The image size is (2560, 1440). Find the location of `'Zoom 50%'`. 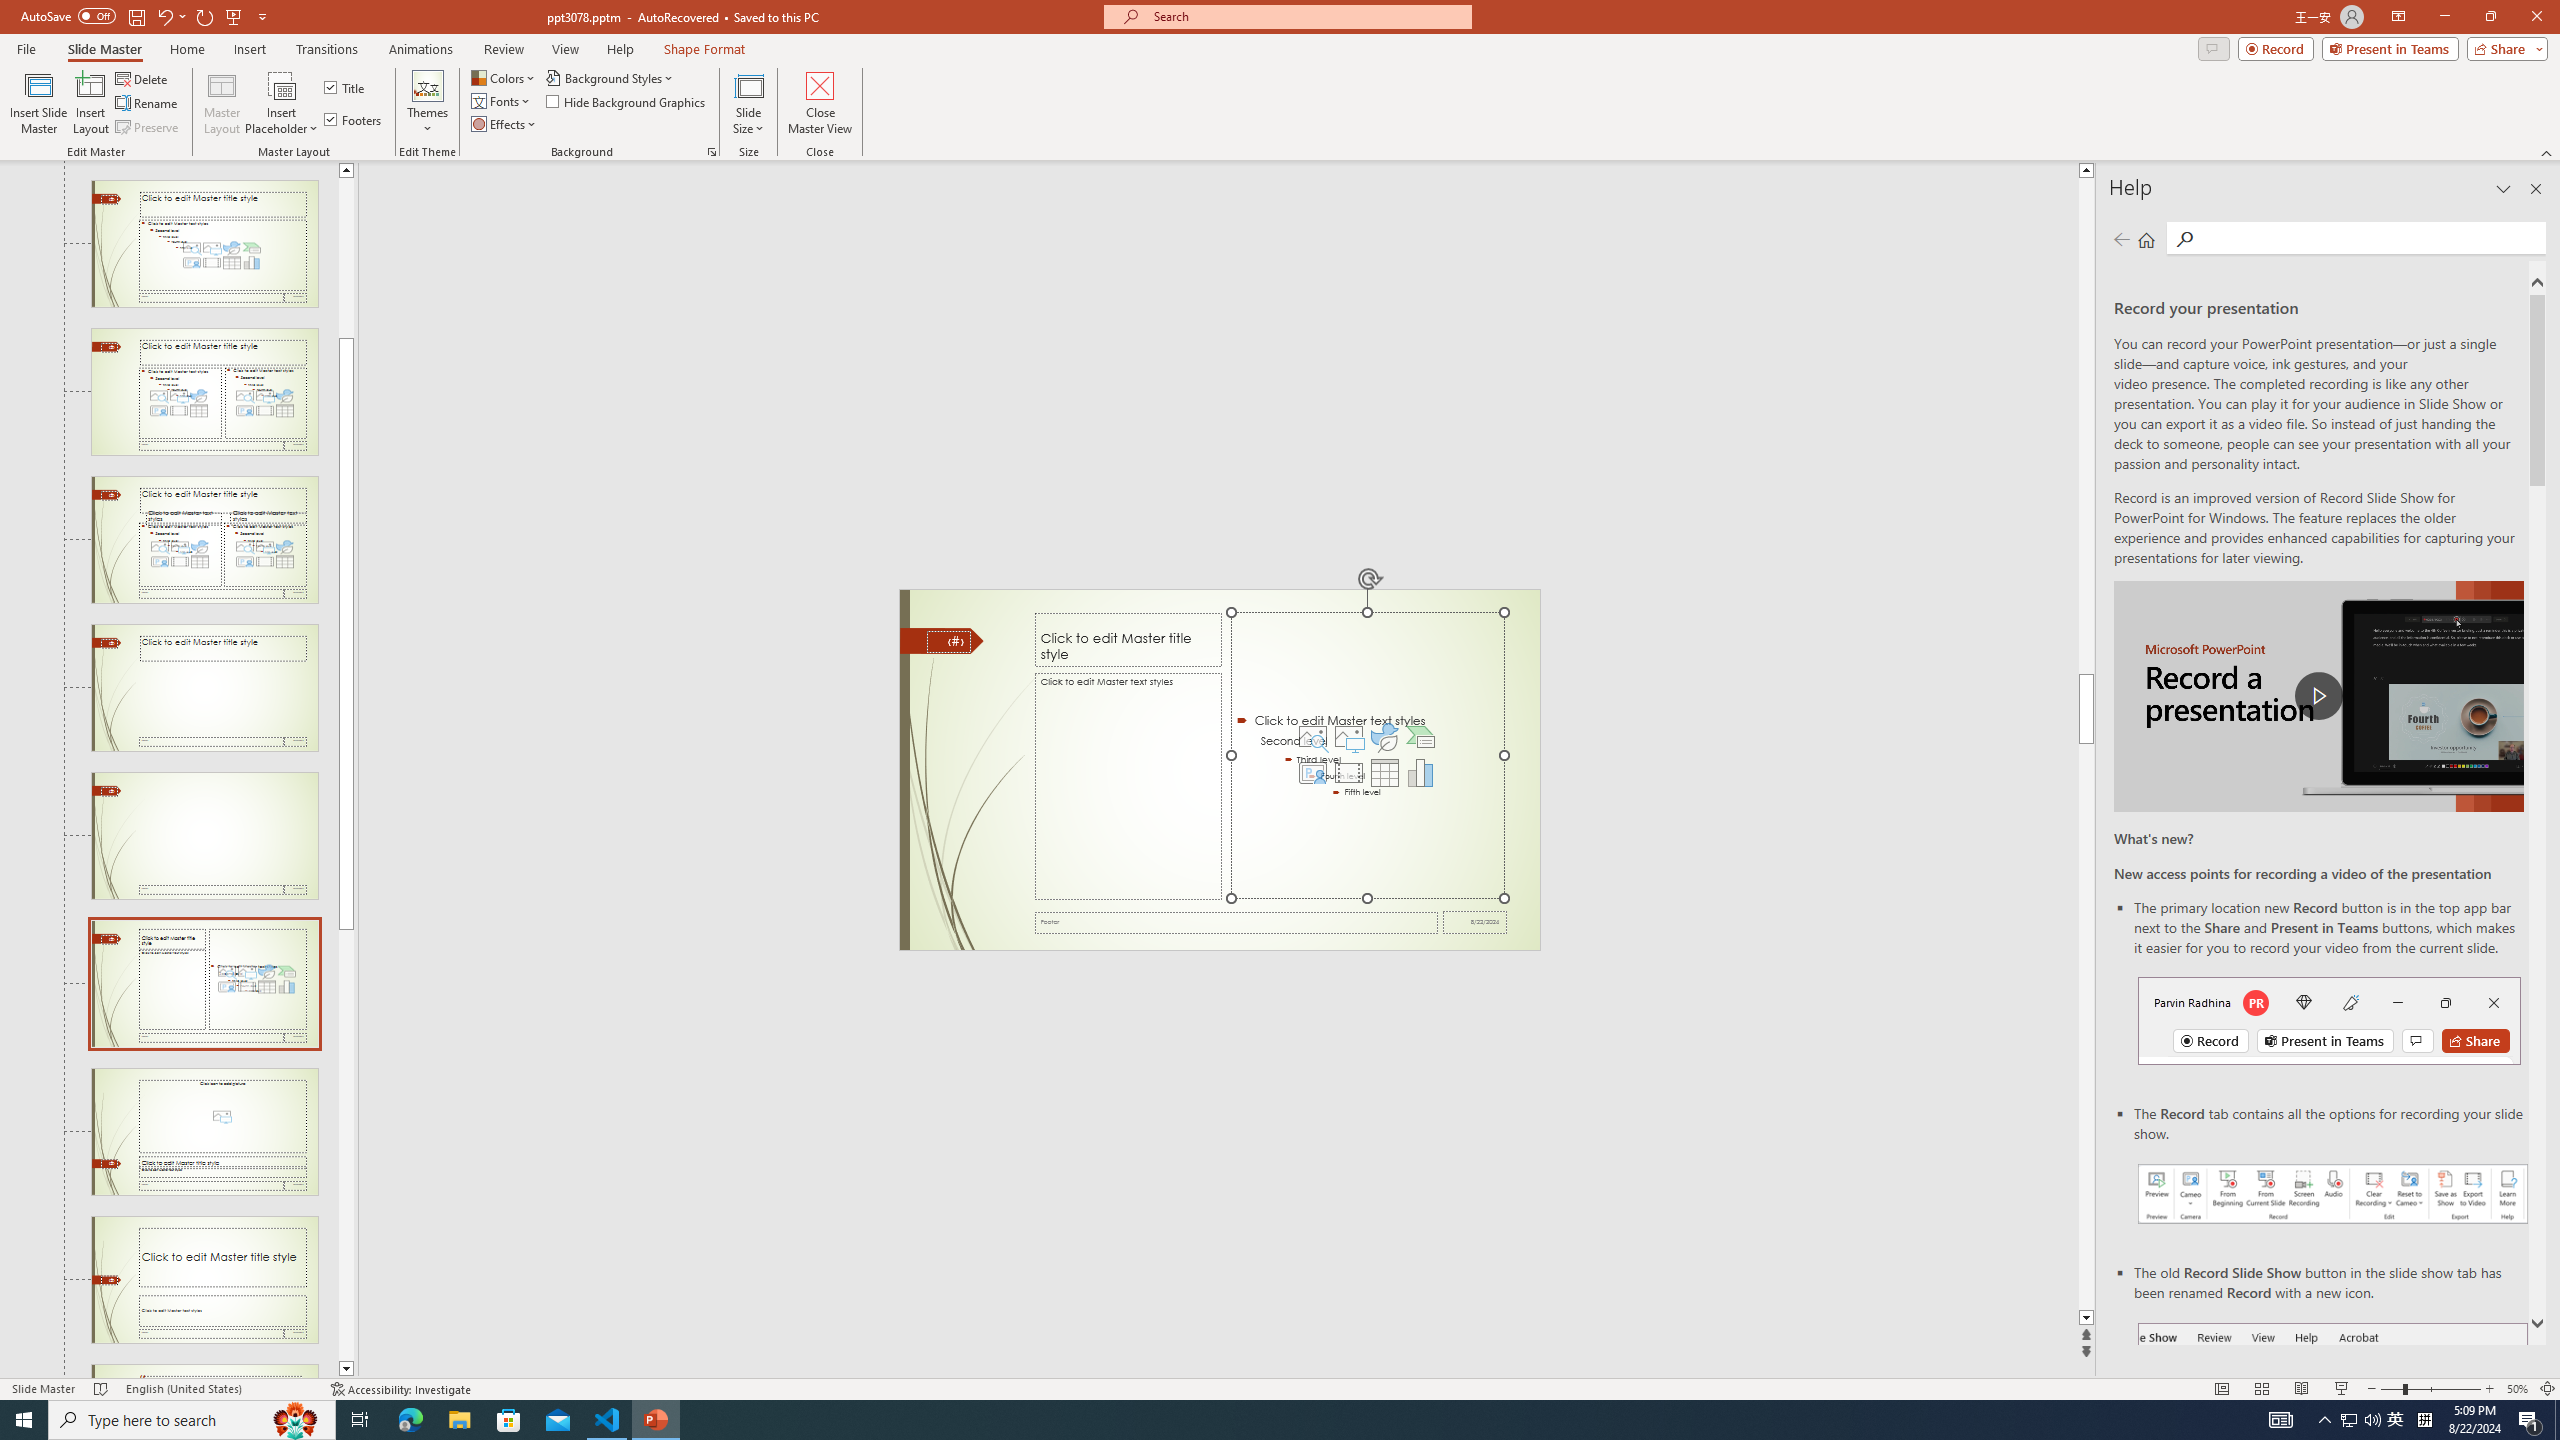

'Zoom 50%' is located at coordinates (2516, 1389).